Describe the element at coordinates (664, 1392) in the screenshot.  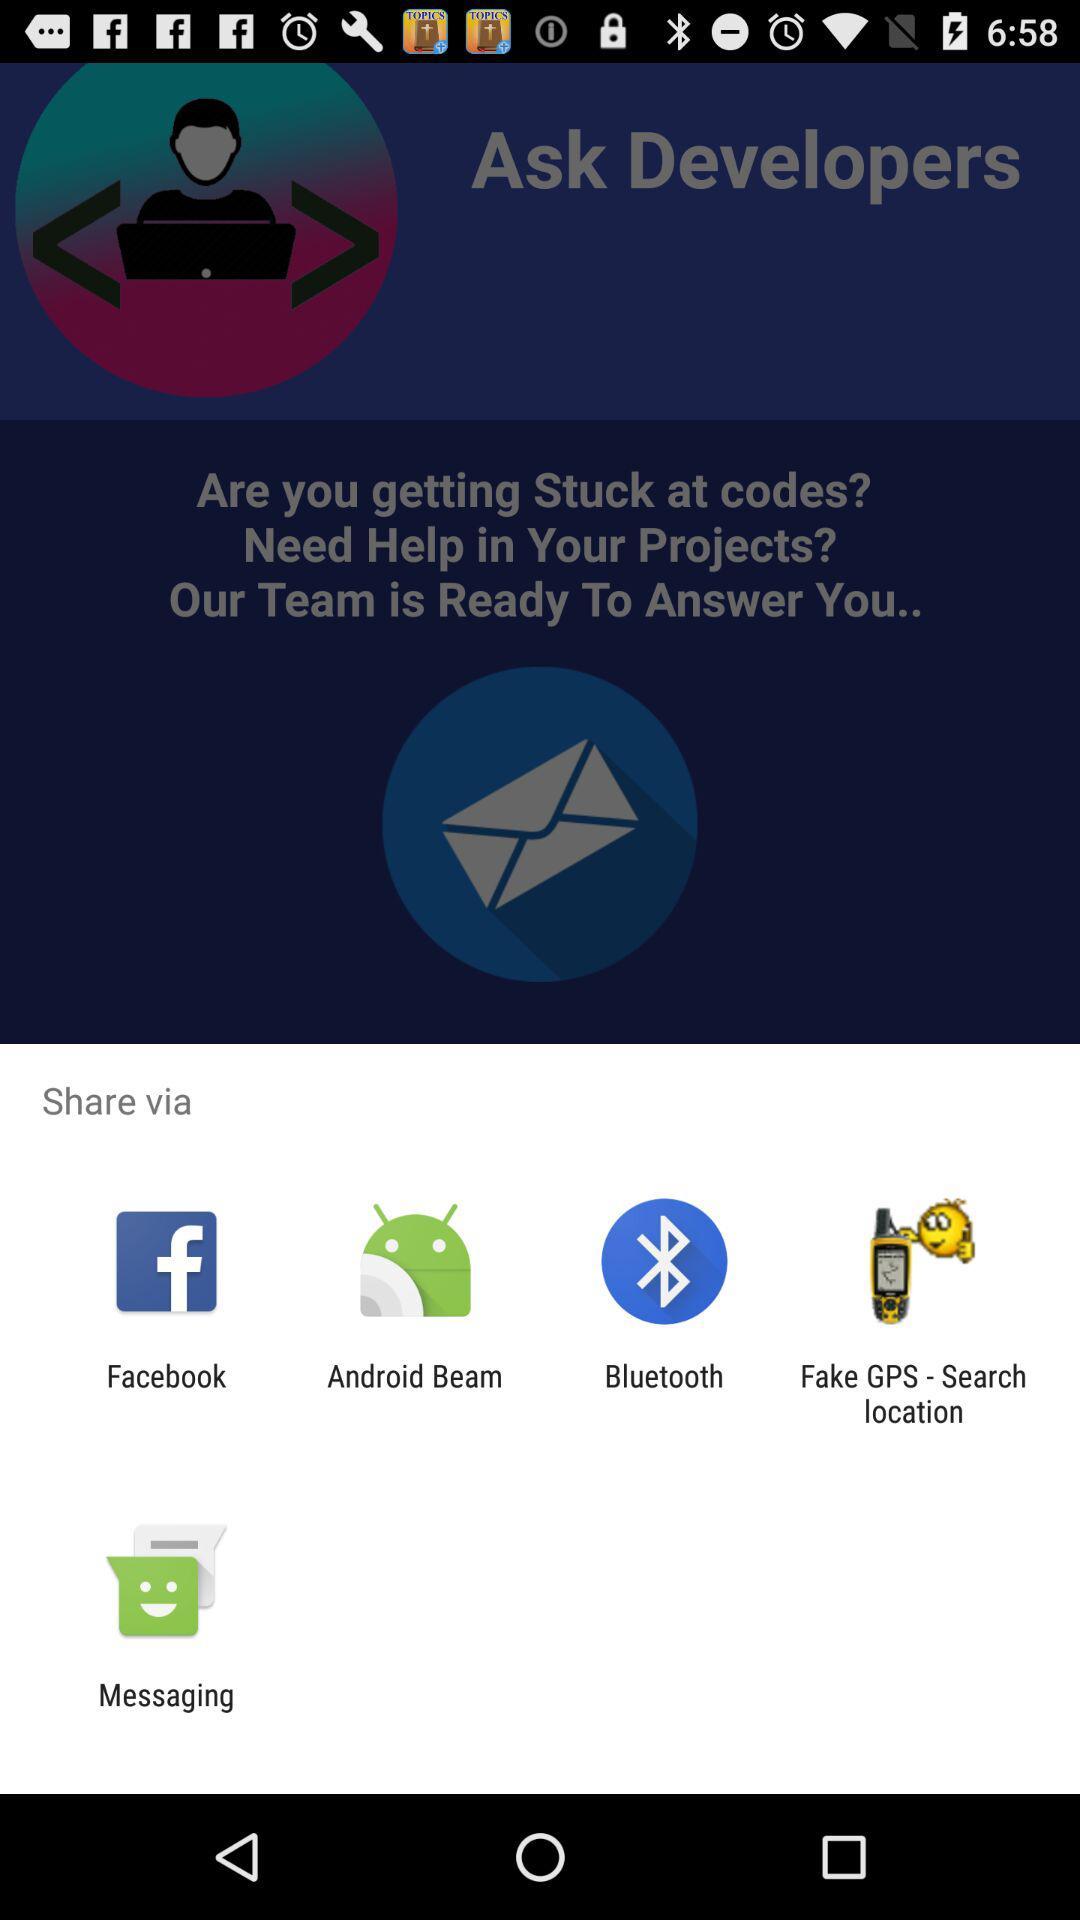
I see `the bluetooth item` at that location.